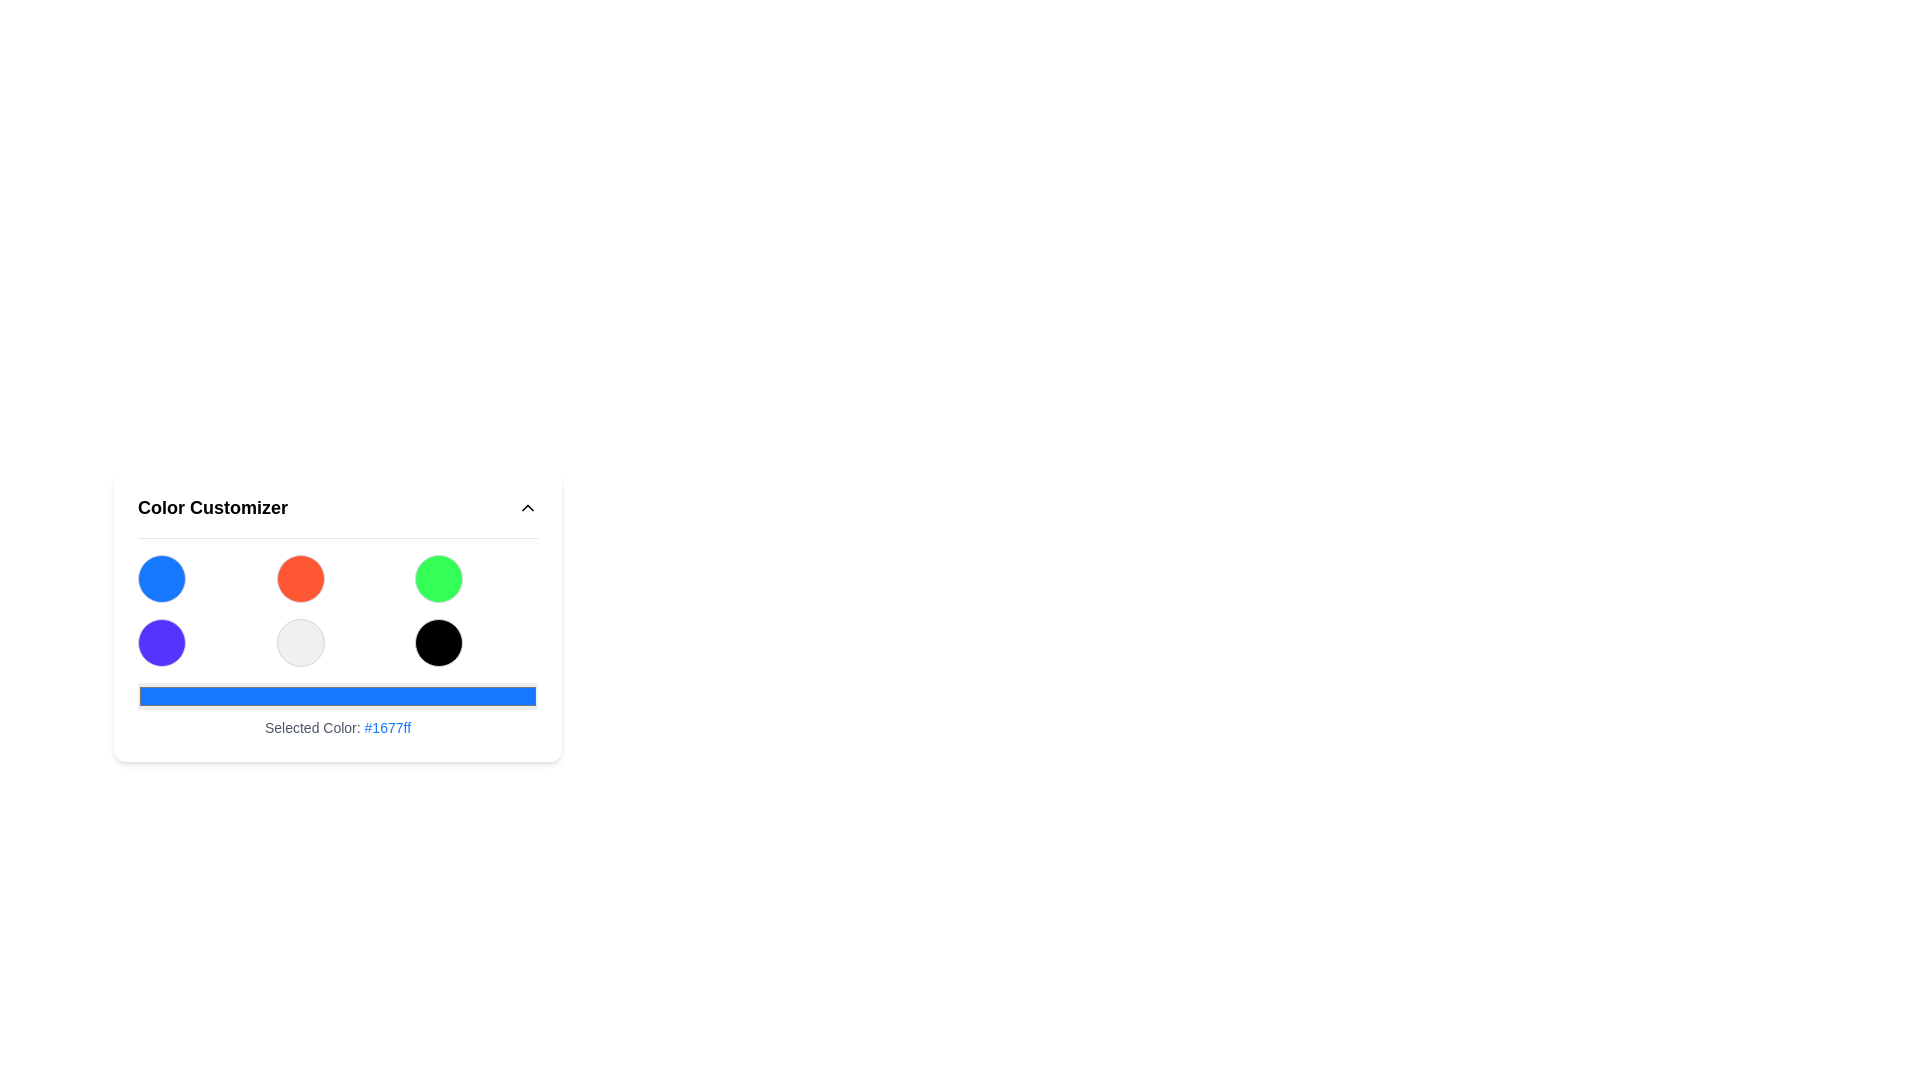 This screenshot has width=1920, height=1080. I want to click on the static text displaying the color code '#1677ff', which is part of the message 'Selected Color: #1677ff', so click(387, 728).